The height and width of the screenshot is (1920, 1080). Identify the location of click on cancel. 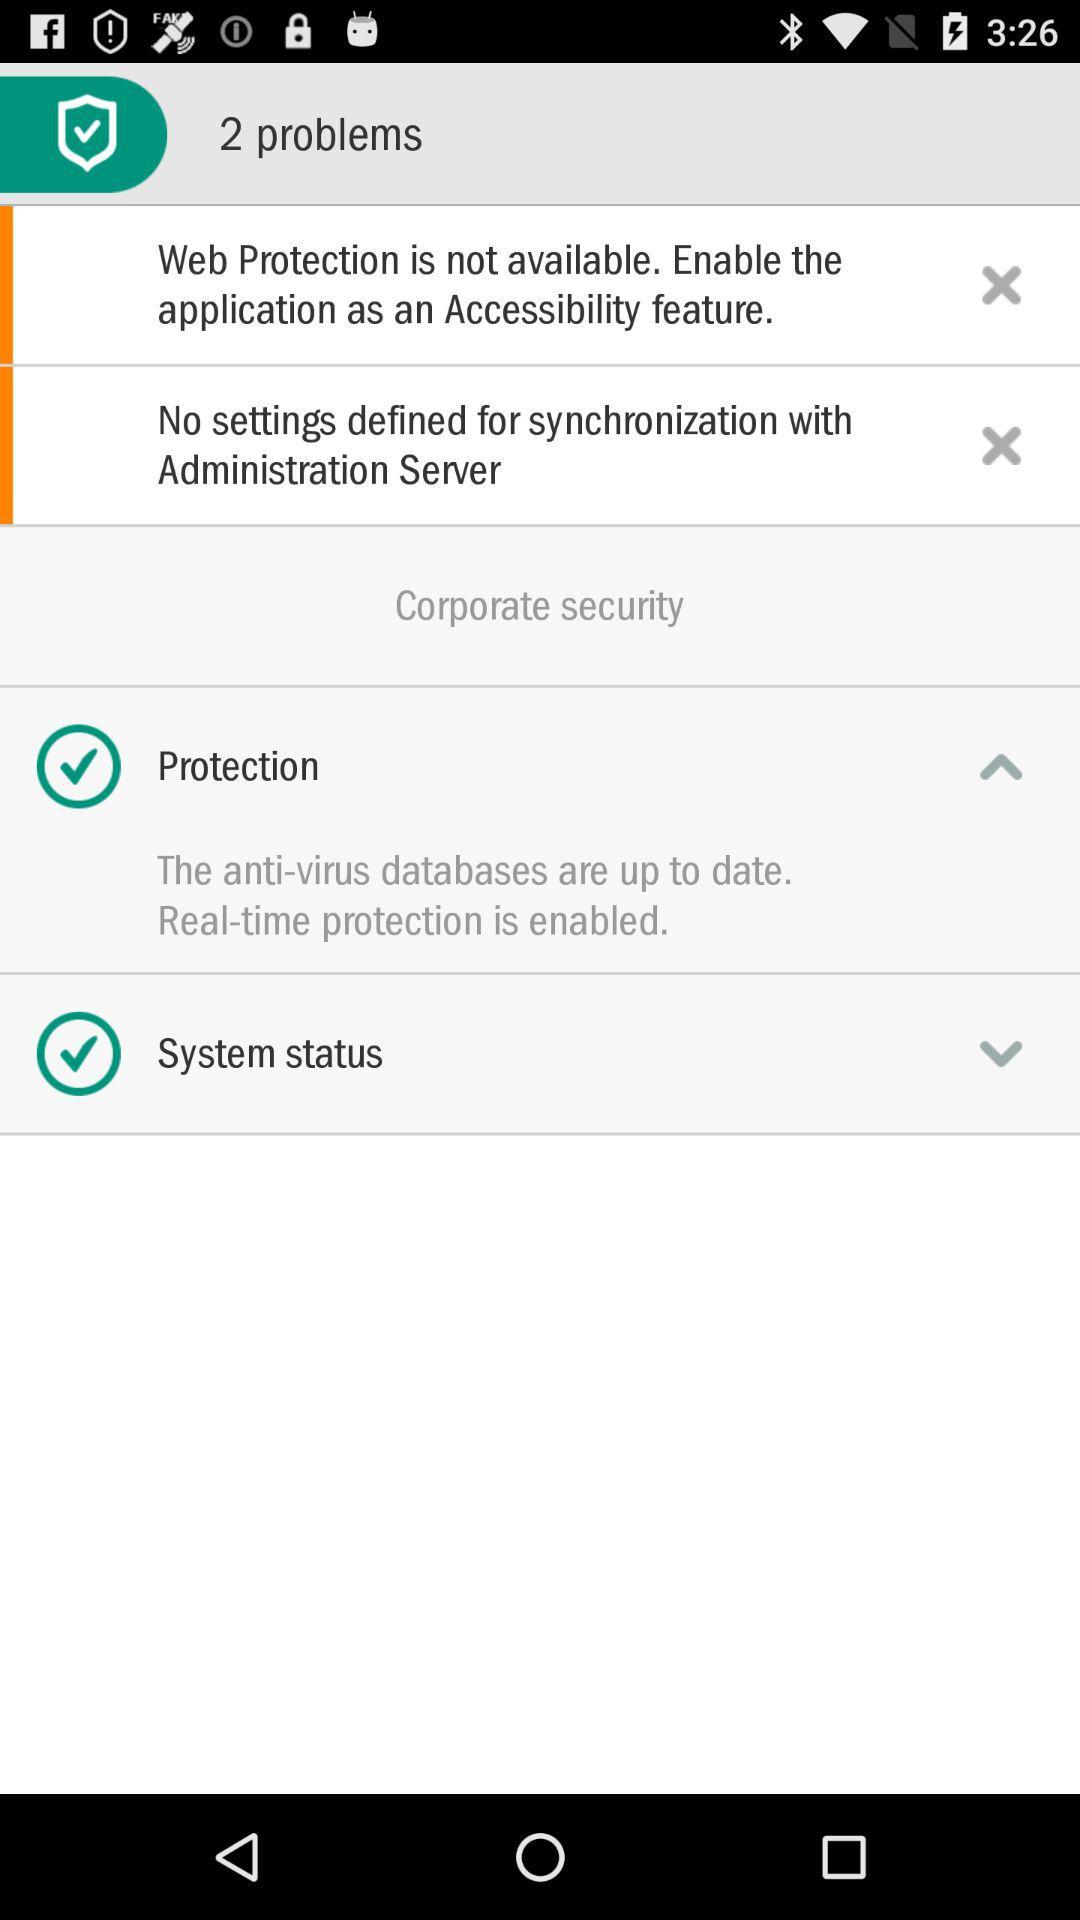
(1001, 444).